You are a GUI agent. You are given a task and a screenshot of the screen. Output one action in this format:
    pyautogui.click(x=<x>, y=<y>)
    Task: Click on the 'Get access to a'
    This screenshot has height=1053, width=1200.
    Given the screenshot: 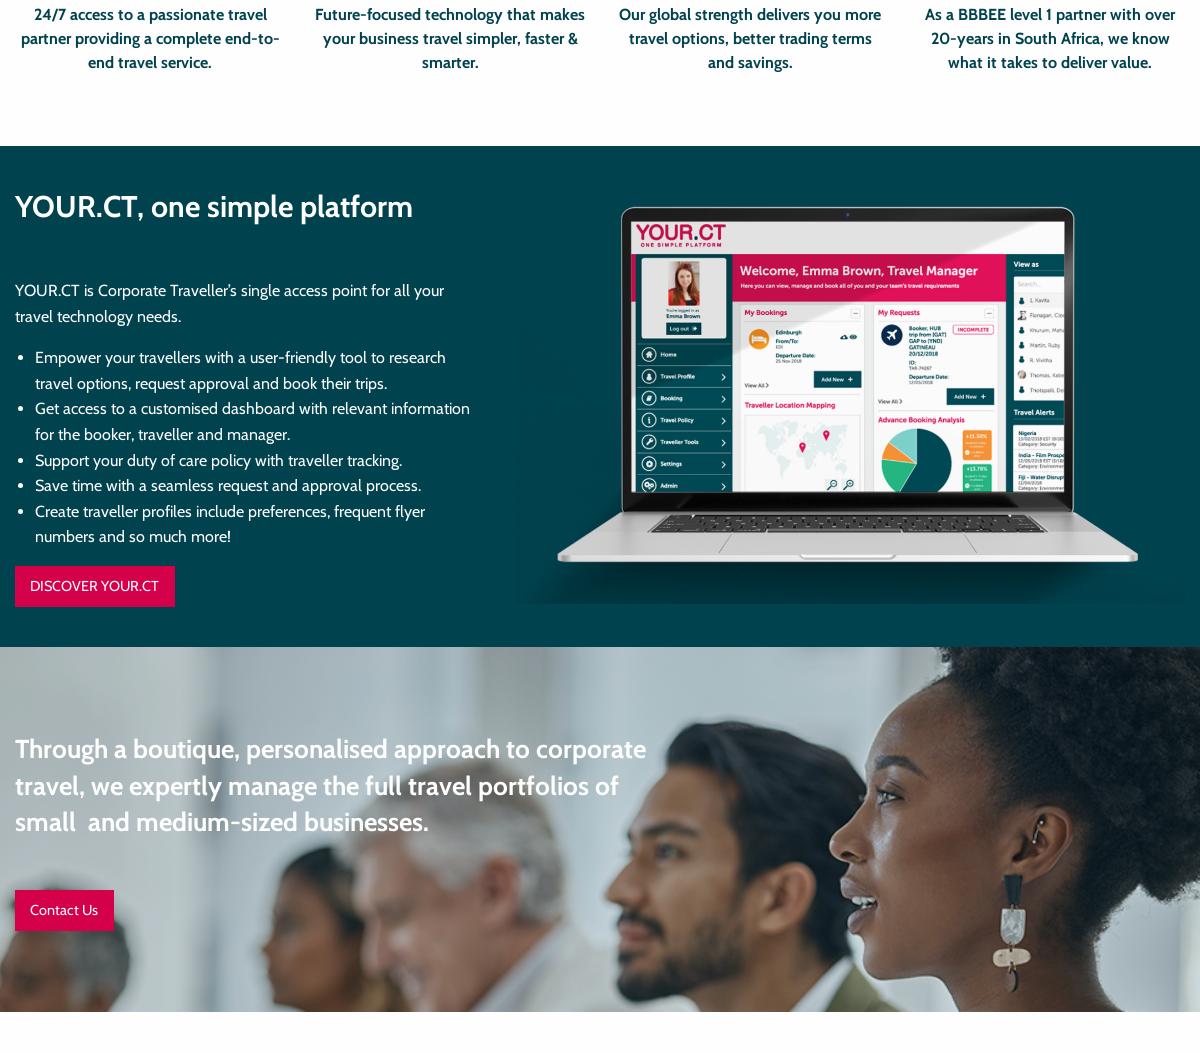 What is the action you would take?
    pyautogui.click(x=35, y=408)
    